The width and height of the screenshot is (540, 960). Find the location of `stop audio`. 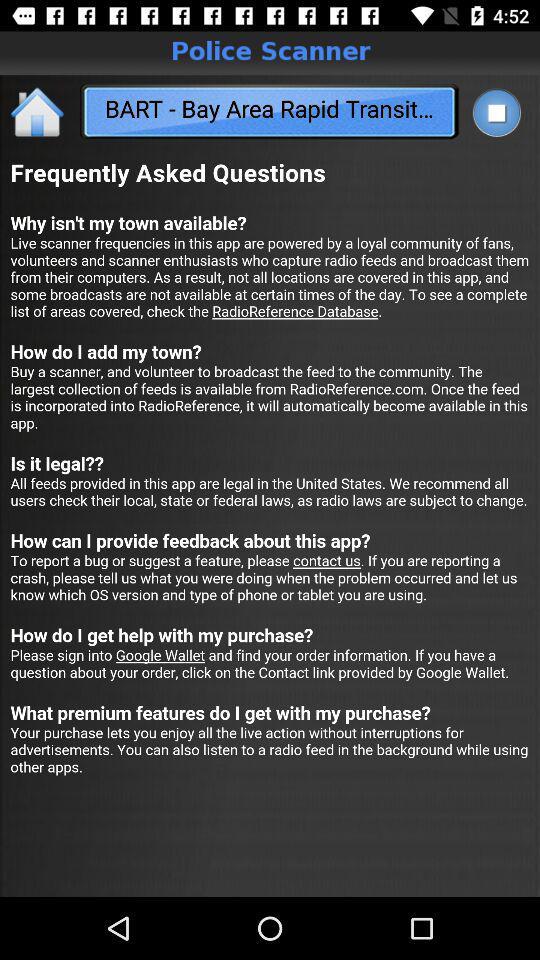

stop audio is located at coordinates (495, 112).